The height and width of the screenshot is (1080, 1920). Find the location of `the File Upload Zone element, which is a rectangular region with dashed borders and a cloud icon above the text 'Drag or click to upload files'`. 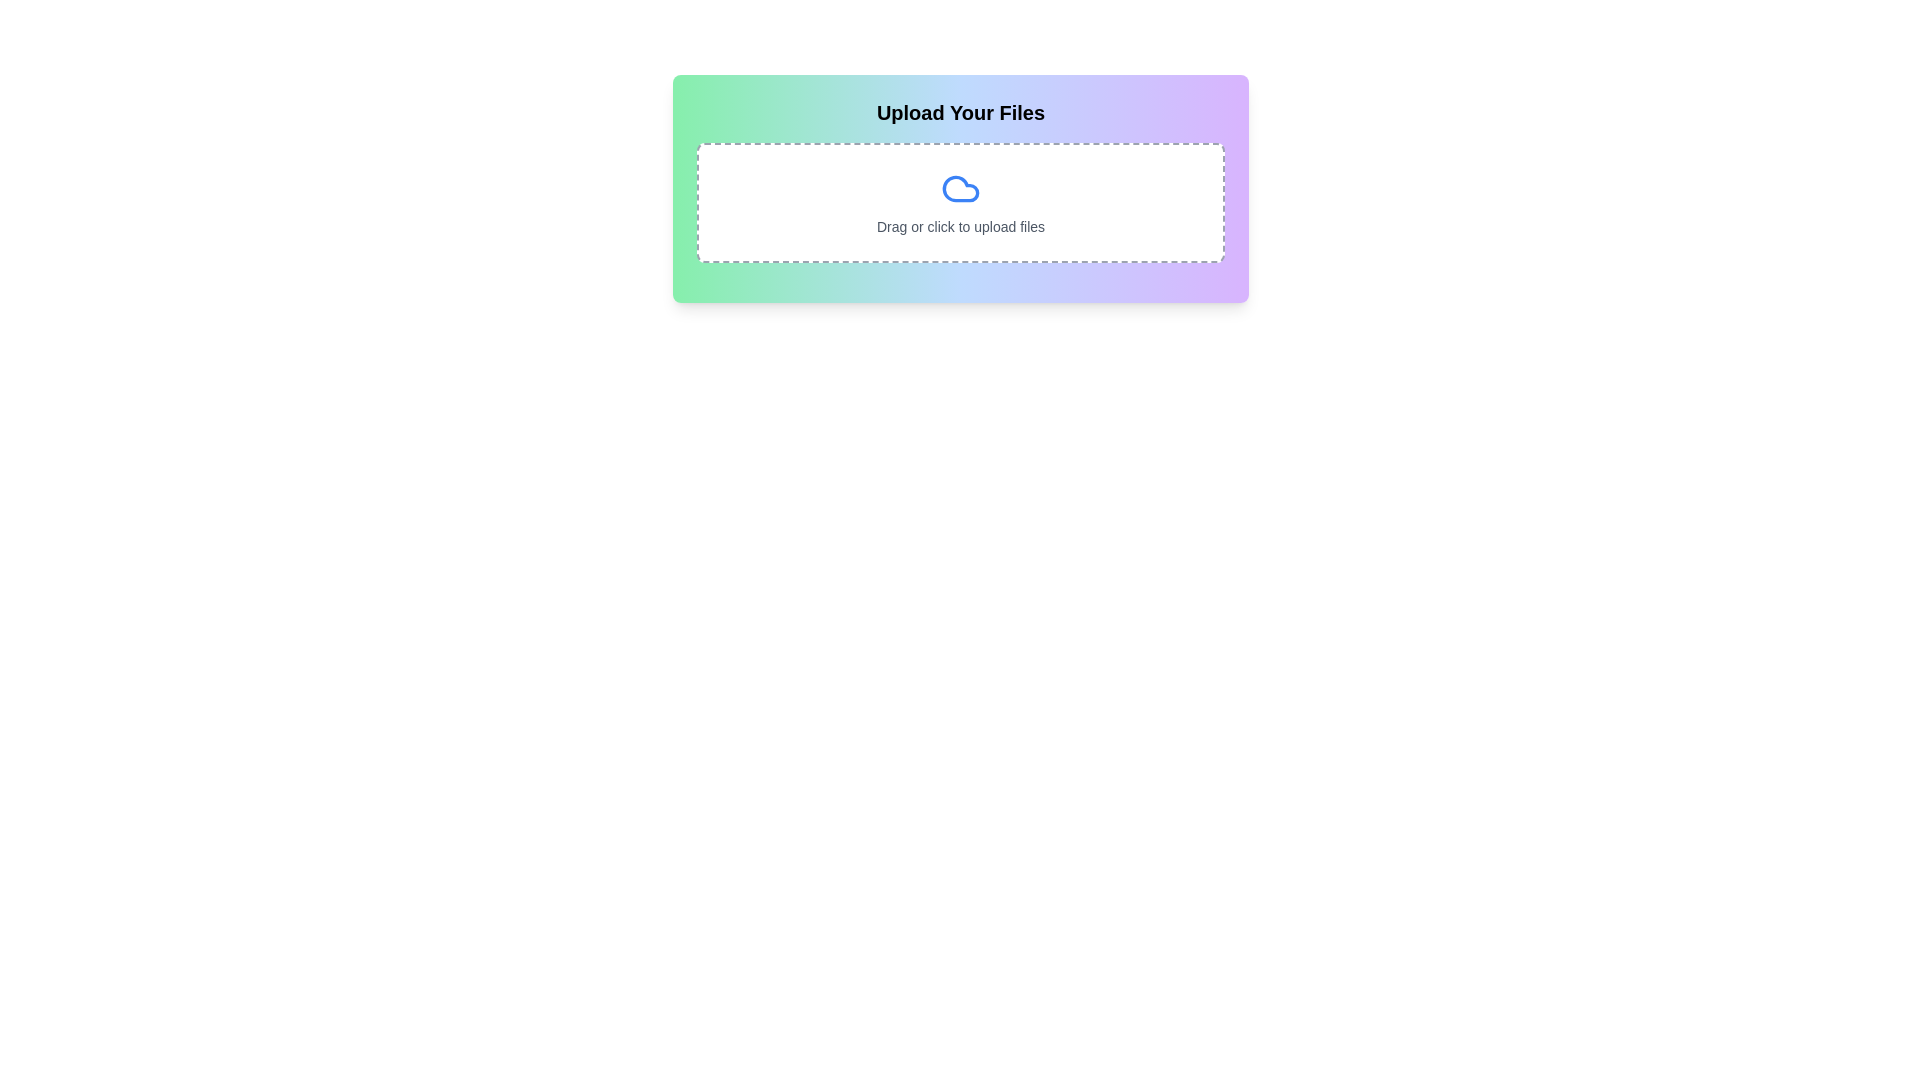

the File Upload Zone element, which is a rectangular region with dashed borders and a cloud icon above the text 'Drag or click to upload files' is located at coordinates (960, 203).